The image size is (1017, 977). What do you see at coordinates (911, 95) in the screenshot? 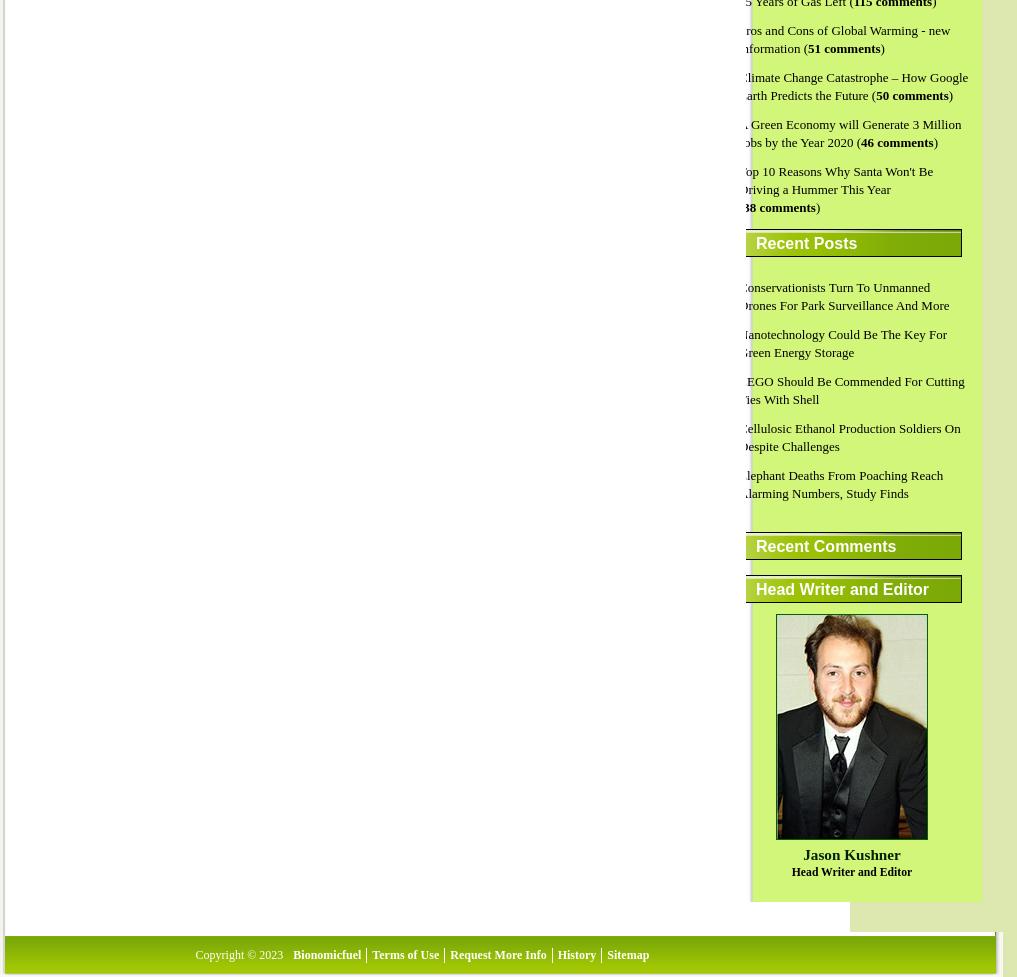
I see `'50 comments'` at bounding box center [911, 95].